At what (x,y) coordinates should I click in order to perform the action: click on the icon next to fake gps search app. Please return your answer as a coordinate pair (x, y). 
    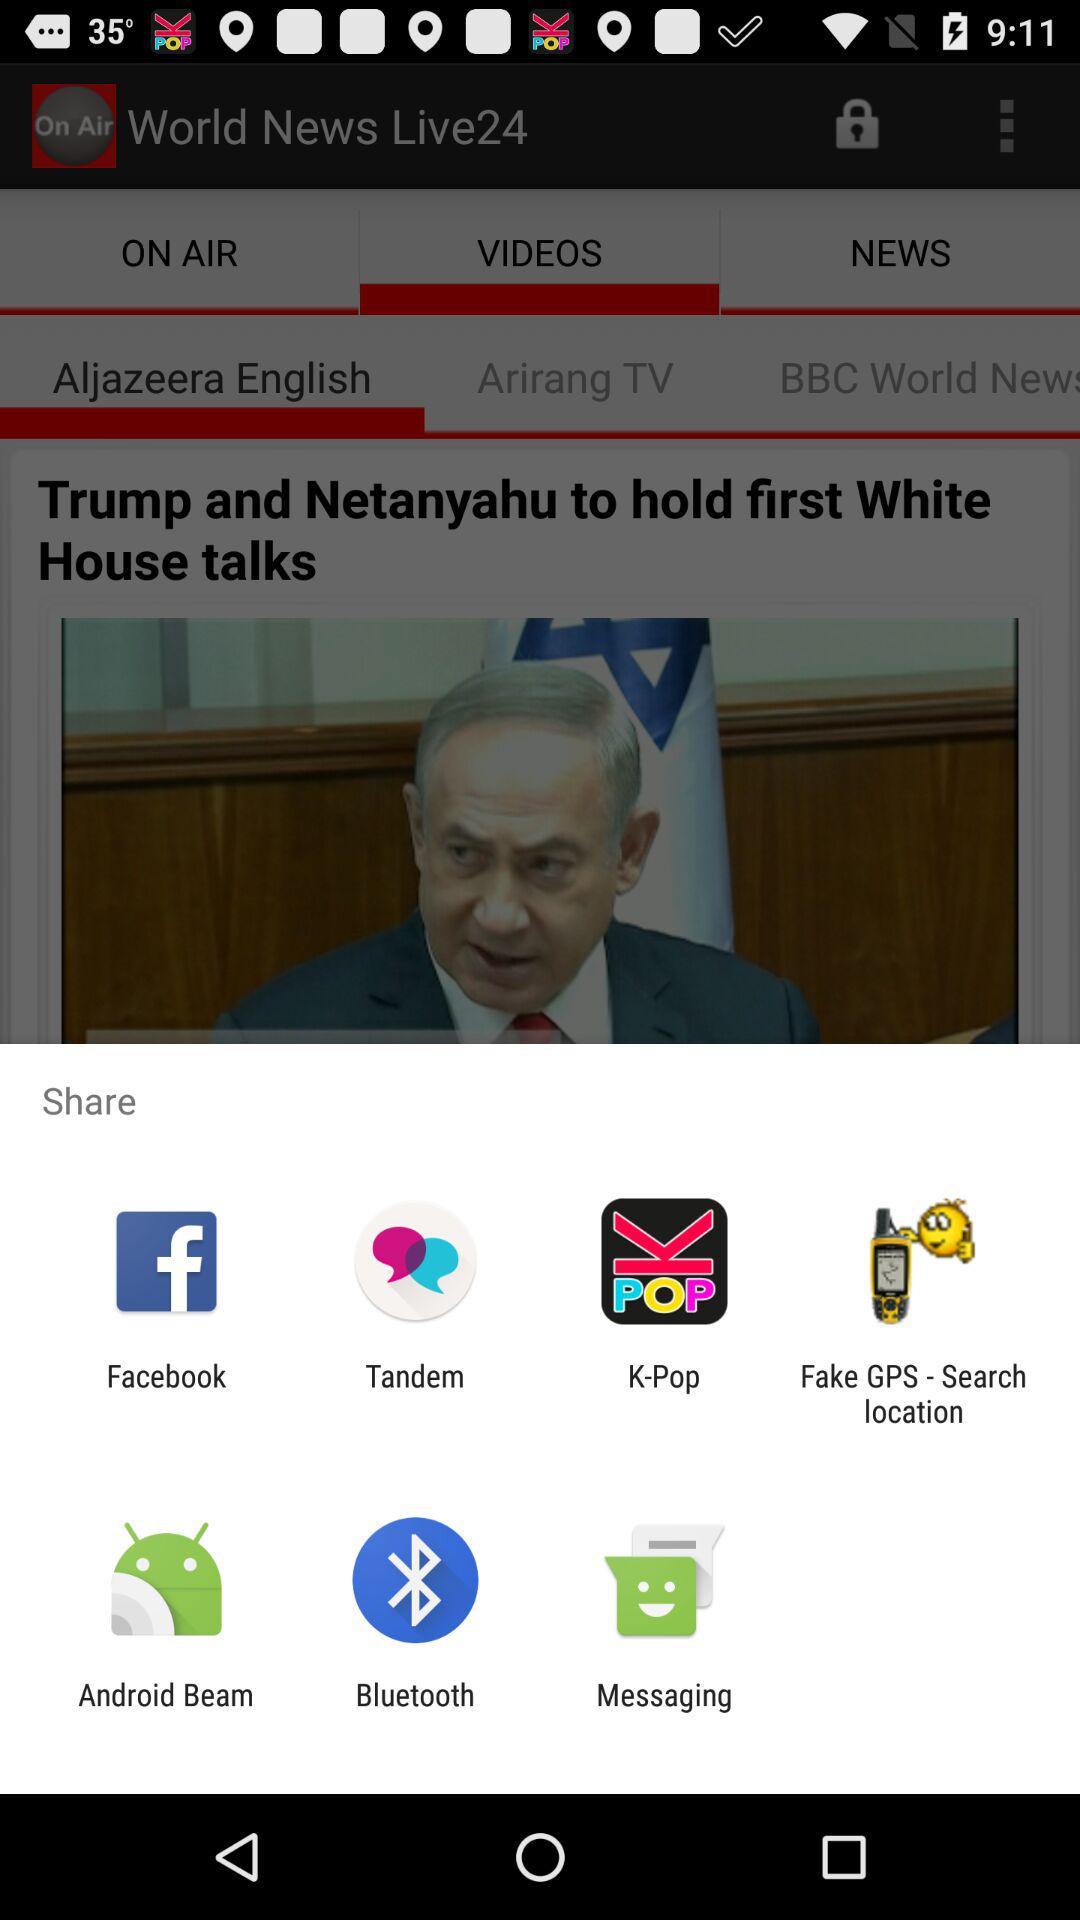
    Looking at the image, I should click on (664, 1392).